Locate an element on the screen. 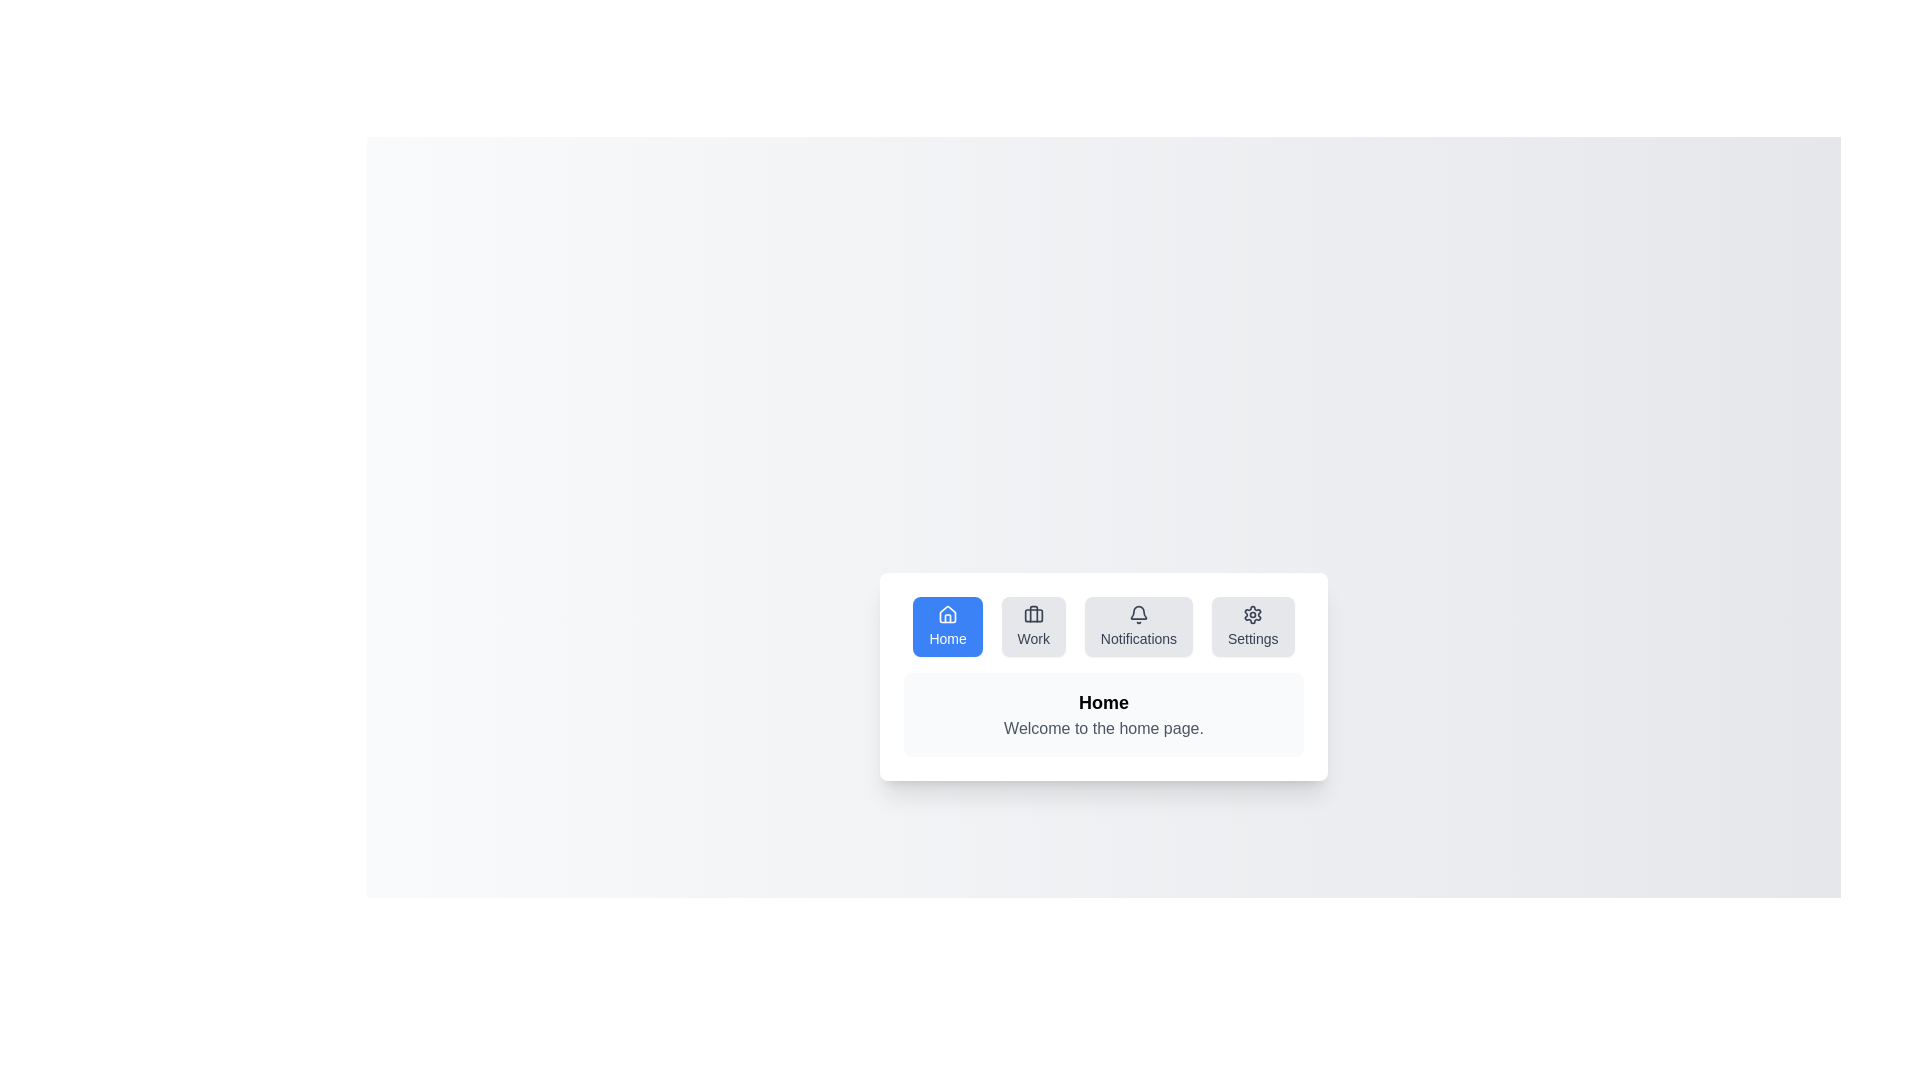  the button labeled 'Work' which is the second button in a horizontal menu bar, located between 'Home' and 'Notifications' is located at coordinates (1033, 626).